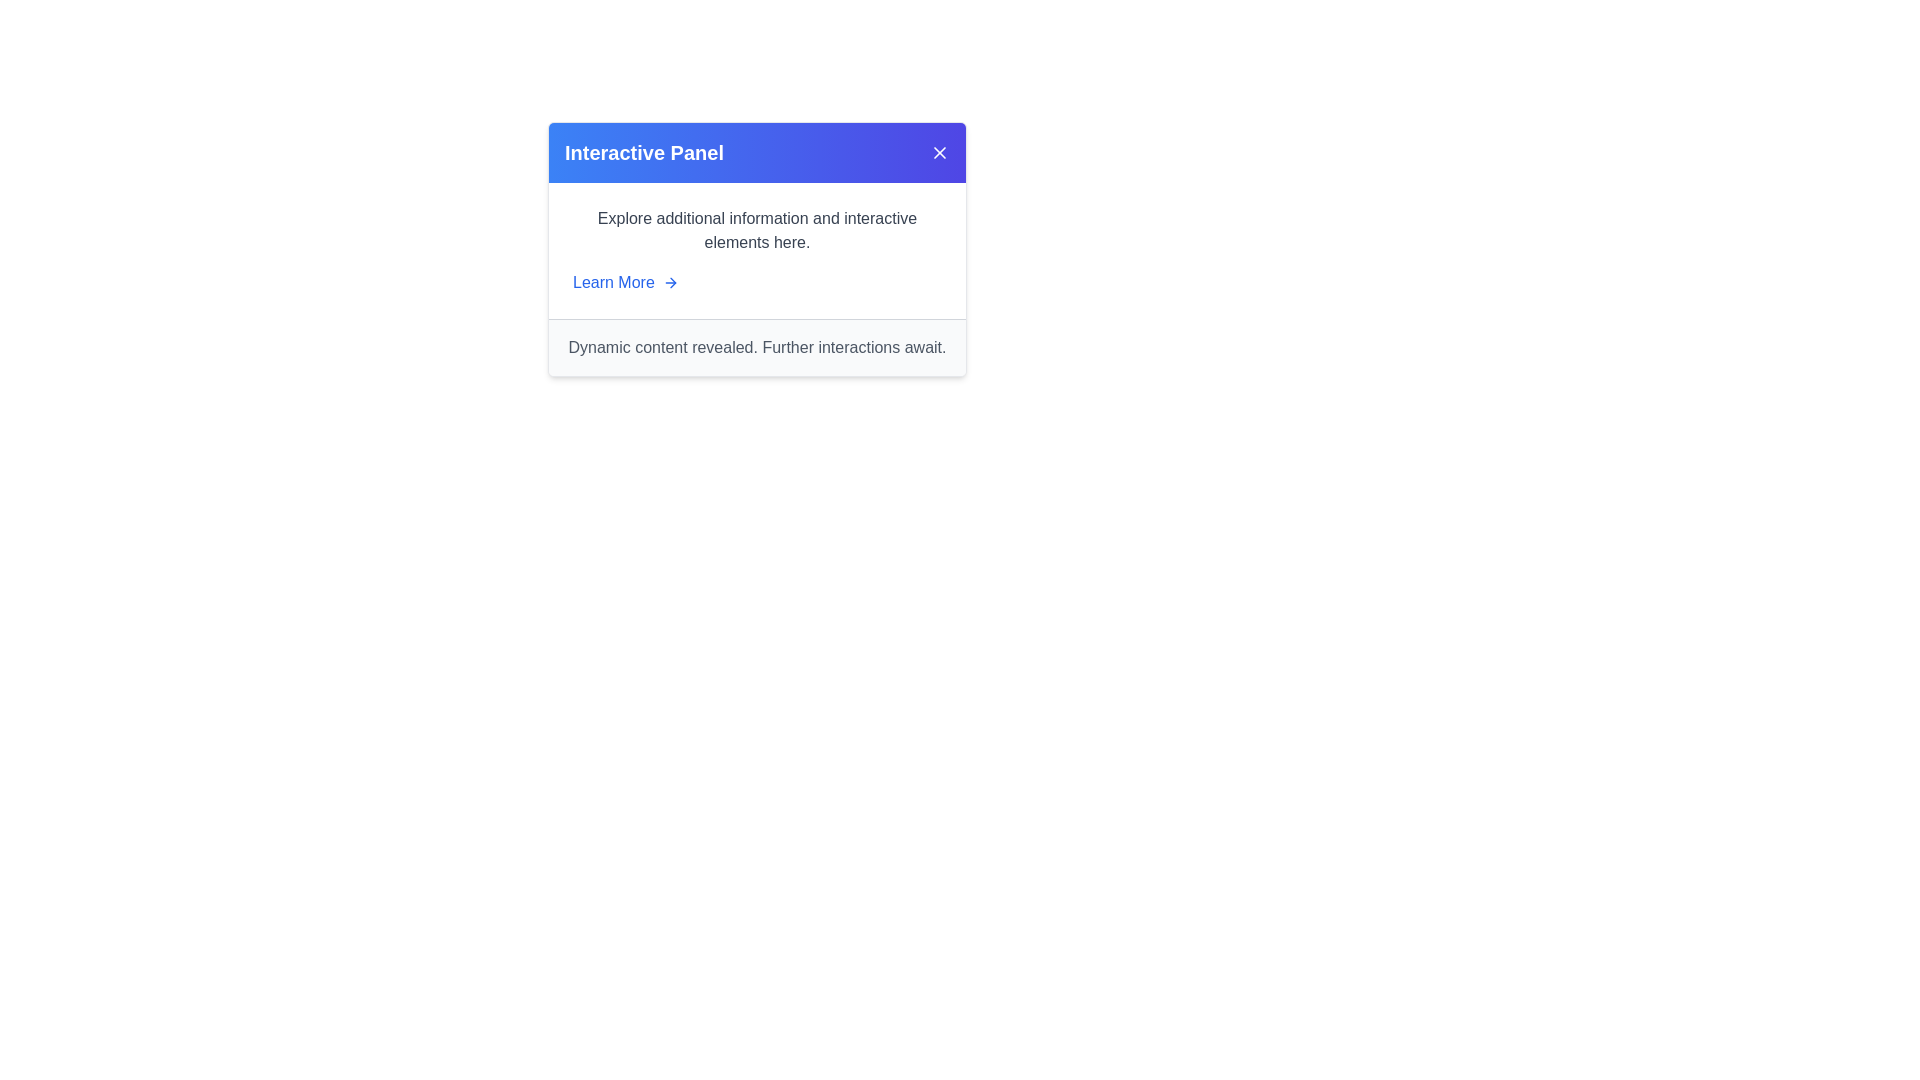 The height and width of the screenshot is (1080, 1920). I want to click on the interactive icon located beside the 'Learn More' text, which indicates that clicking it will reveal additional content, so click(670, 282).